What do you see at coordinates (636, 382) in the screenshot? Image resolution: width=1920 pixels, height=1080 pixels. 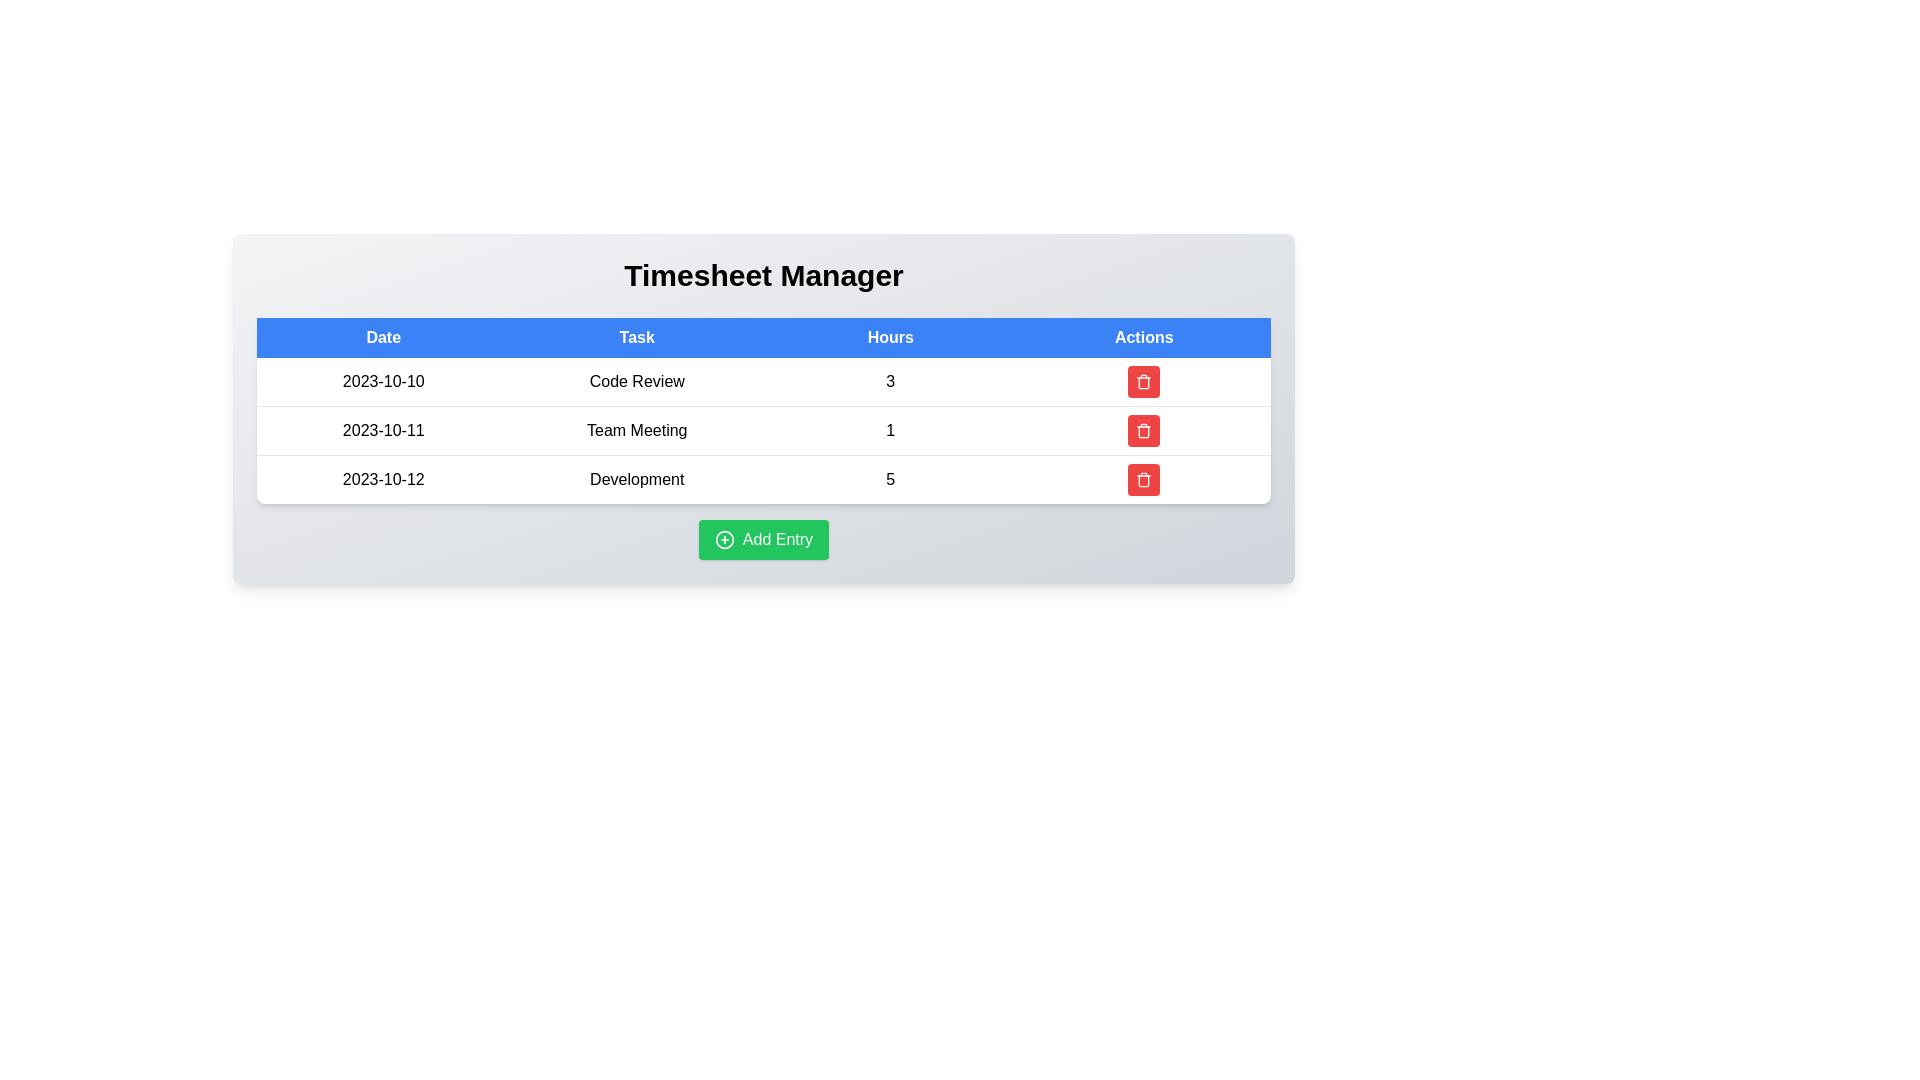 I see `the table cell representing the task 'Code Review' located in the second column of the first row, adjacent to the '2023-10-10' date cell and the '3' hours cell` at bounding box center [636, 382].